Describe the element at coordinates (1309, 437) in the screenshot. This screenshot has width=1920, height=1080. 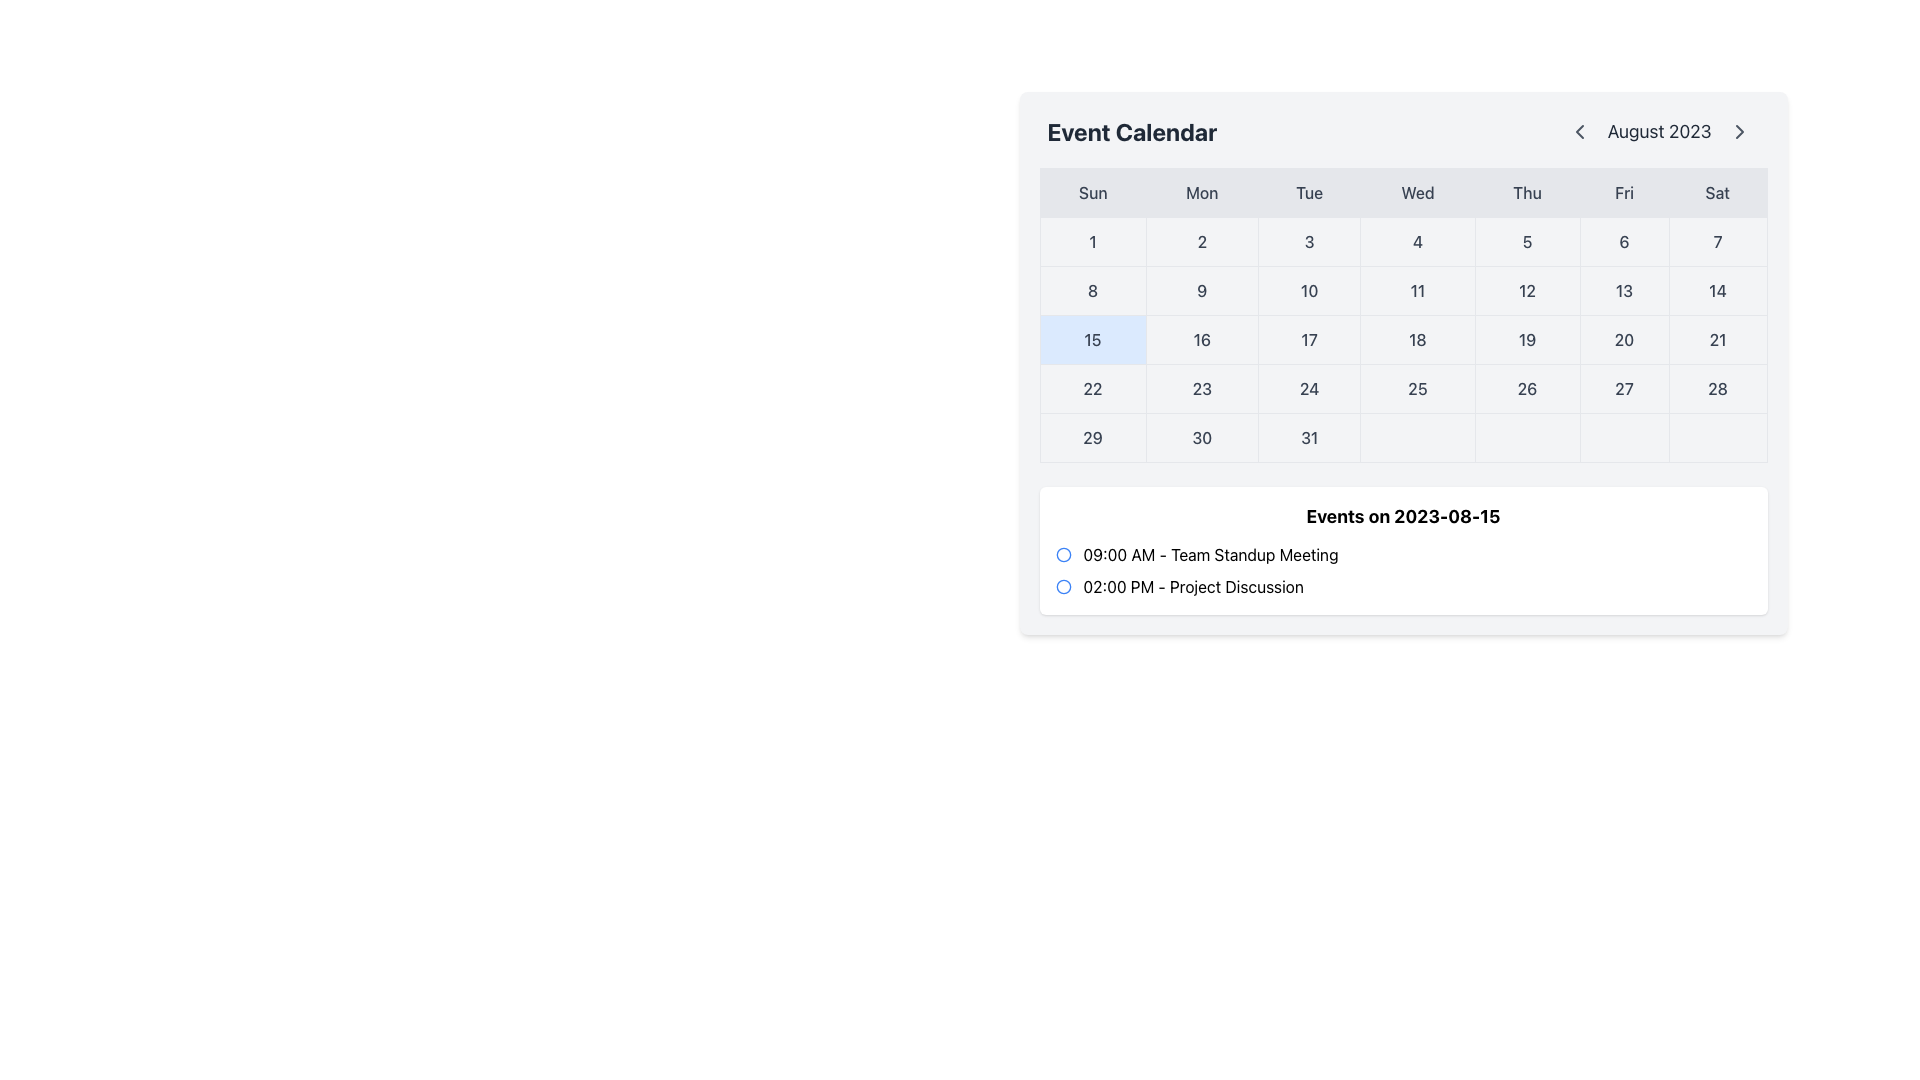
I see `the Day cell in the calendar grid representing the date '31'` at that location.